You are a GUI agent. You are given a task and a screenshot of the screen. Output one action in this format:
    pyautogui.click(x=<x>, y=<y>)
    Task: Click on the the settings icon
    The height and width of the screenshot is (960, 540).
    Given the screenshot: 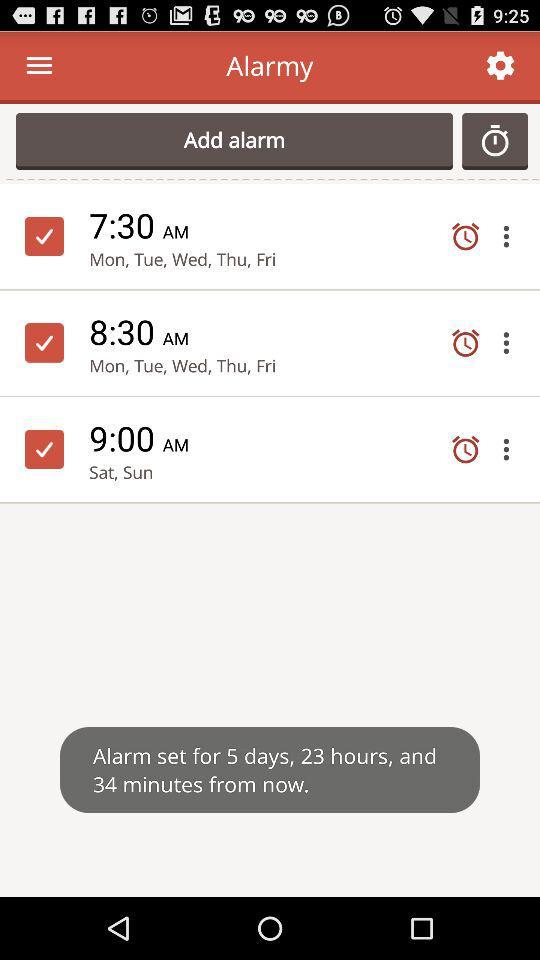 What is the action you would take?
    pyautogui.click(x=499, y=70)
    